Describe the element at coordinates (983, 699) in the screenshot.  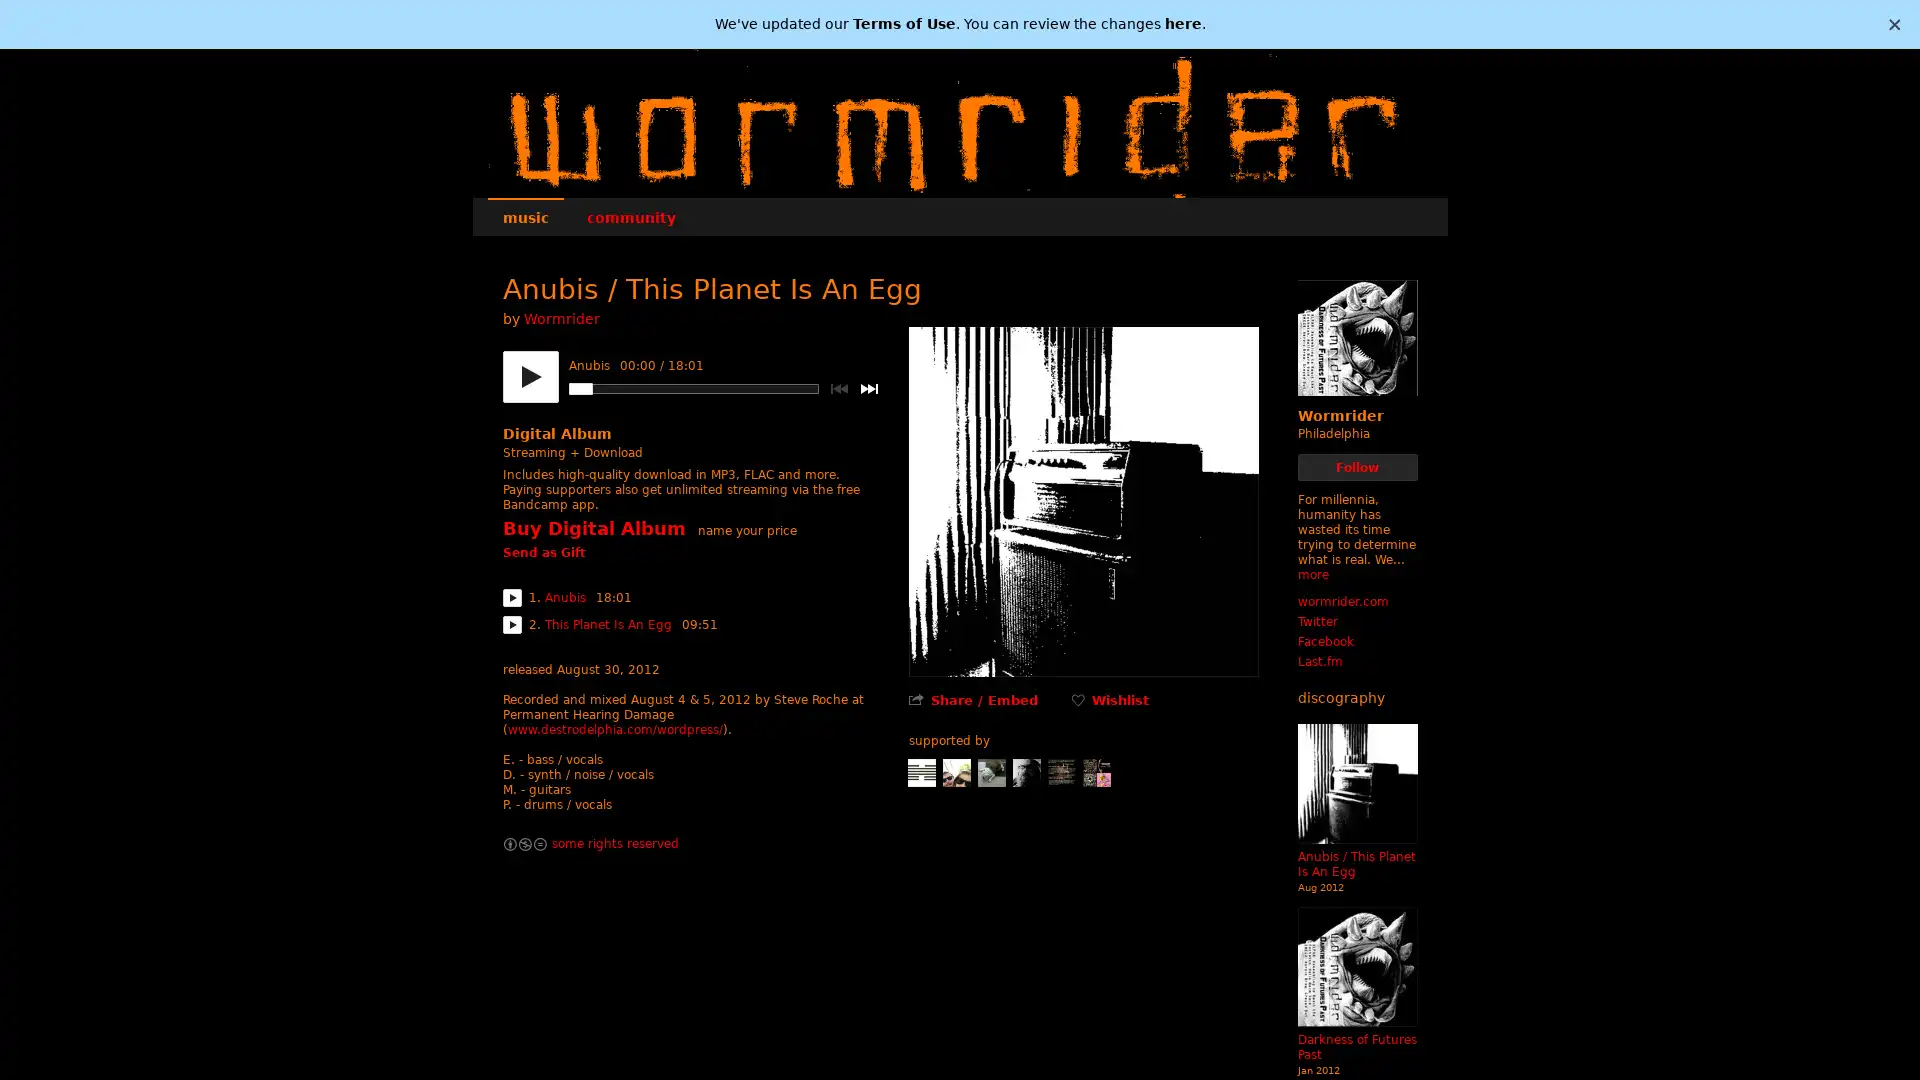
I see `Share / Embed` at that location.